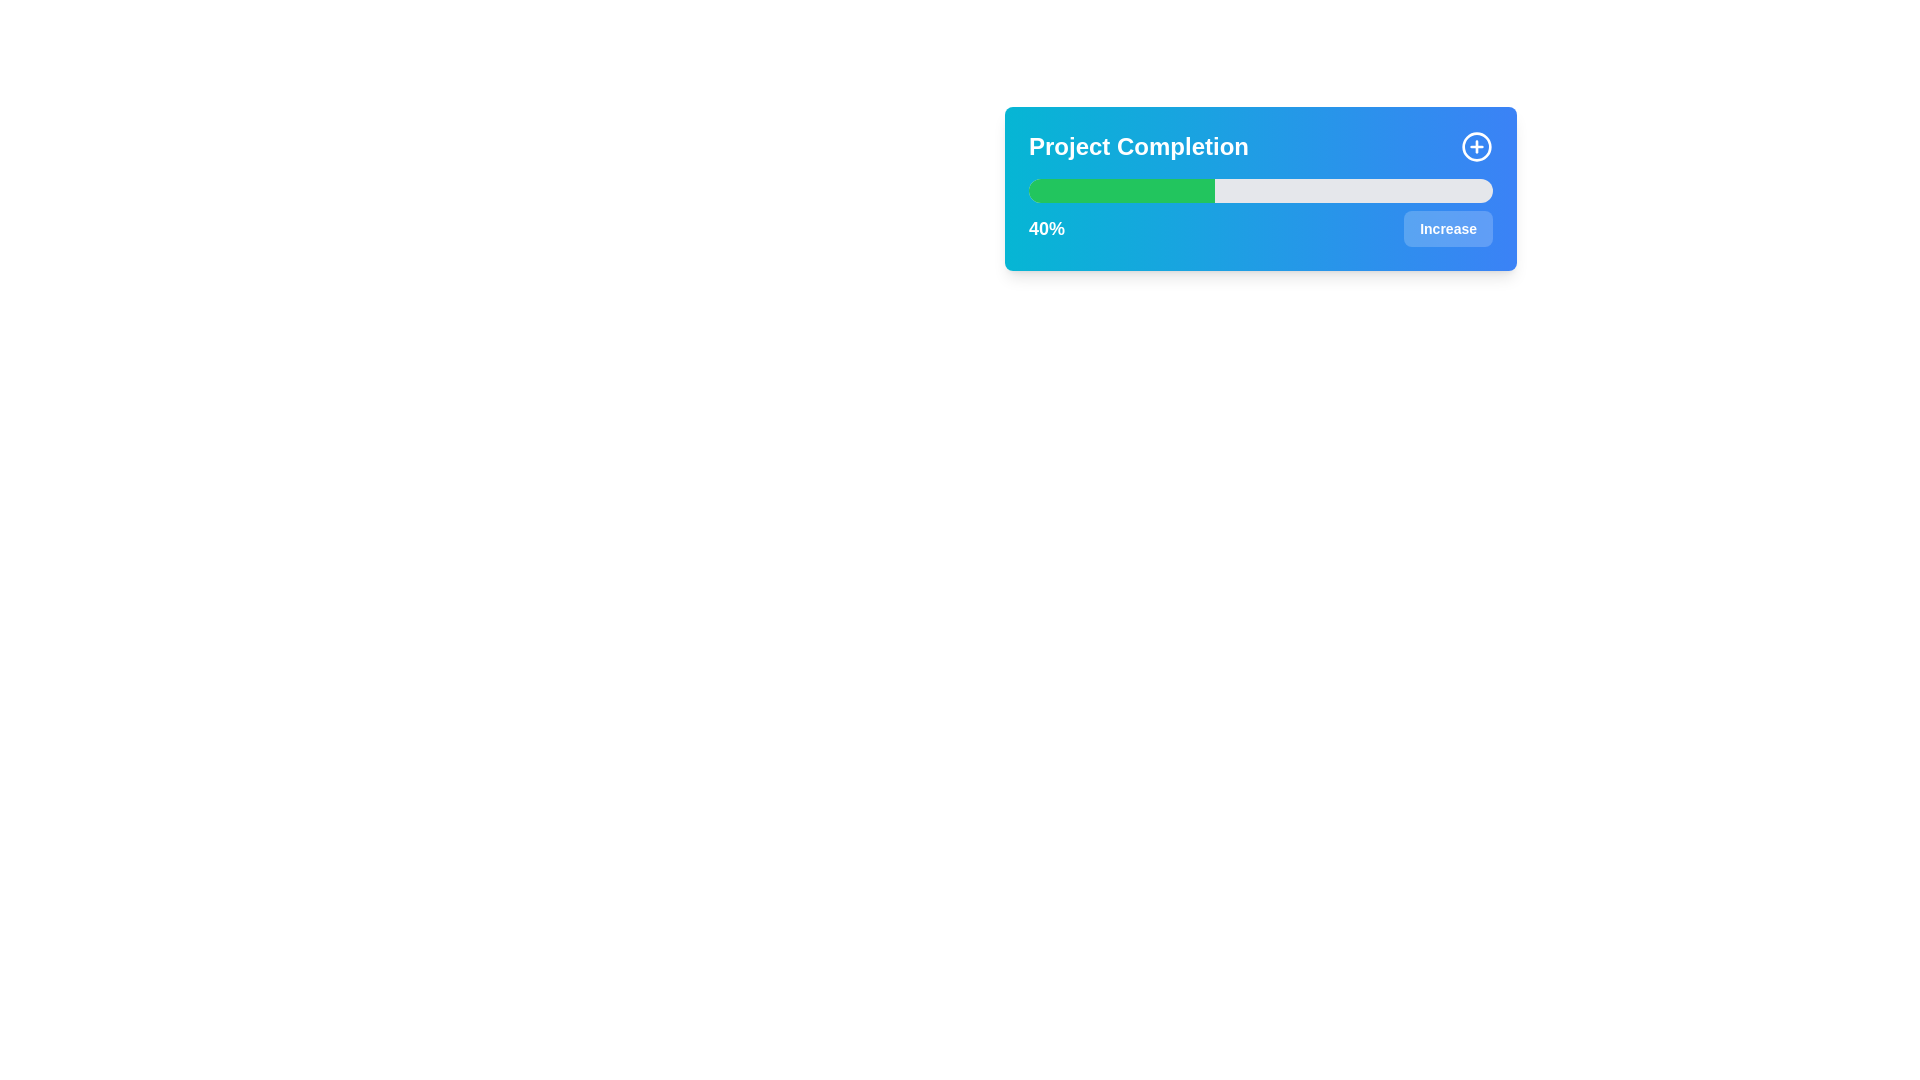 The image size is (1920, 1080). What do you see at coordinates (1045, 227) in the screenshot?
I see `value displayed in the text label showing '40%' in white font, which is located on the far left side of the card component labeled 'Project Completion'` at bounding box center [1045, 227].